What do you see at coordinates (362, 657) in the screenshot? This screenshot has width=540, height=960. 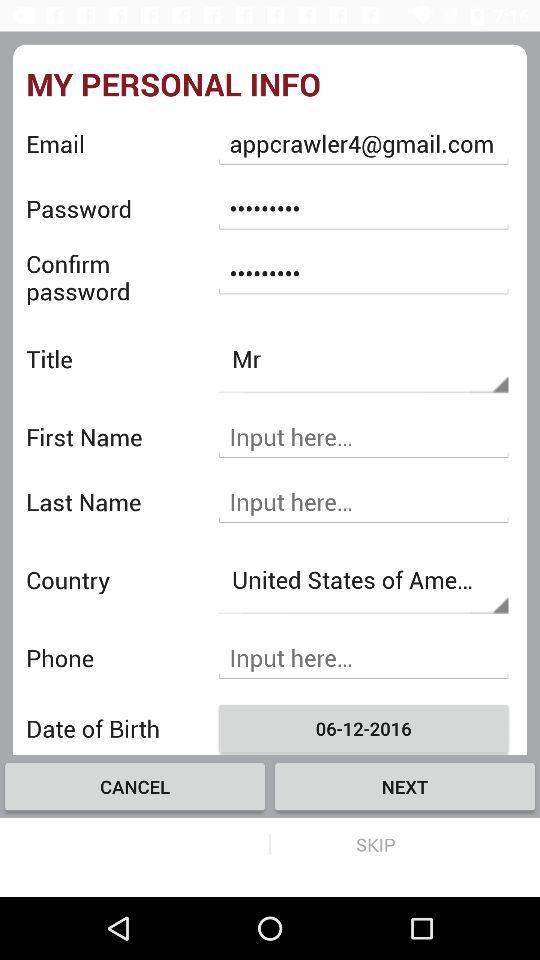 I see `insert phone number` at bounding box center [362, 657].